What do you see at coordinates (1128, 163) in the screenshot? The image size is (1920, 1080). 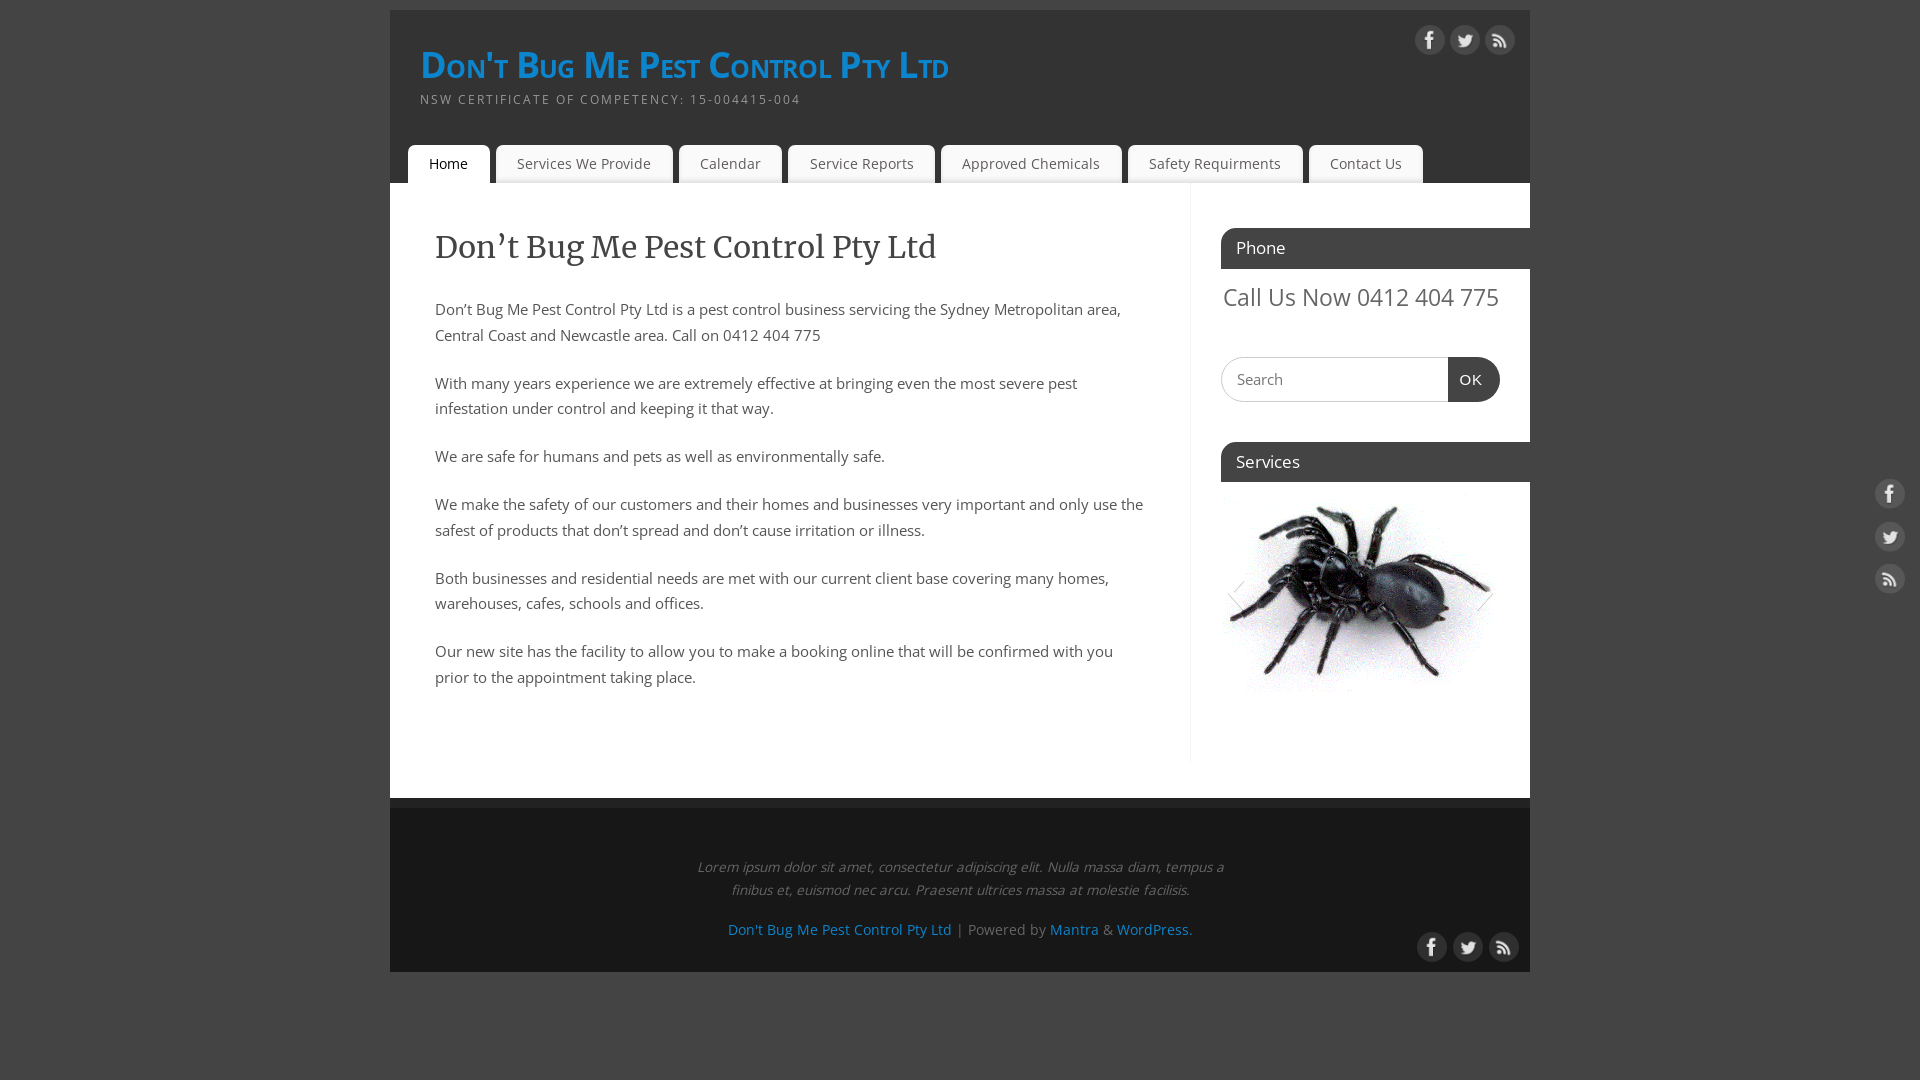 I see `'Safety Requirments'` at bounding box center [1128, 163].